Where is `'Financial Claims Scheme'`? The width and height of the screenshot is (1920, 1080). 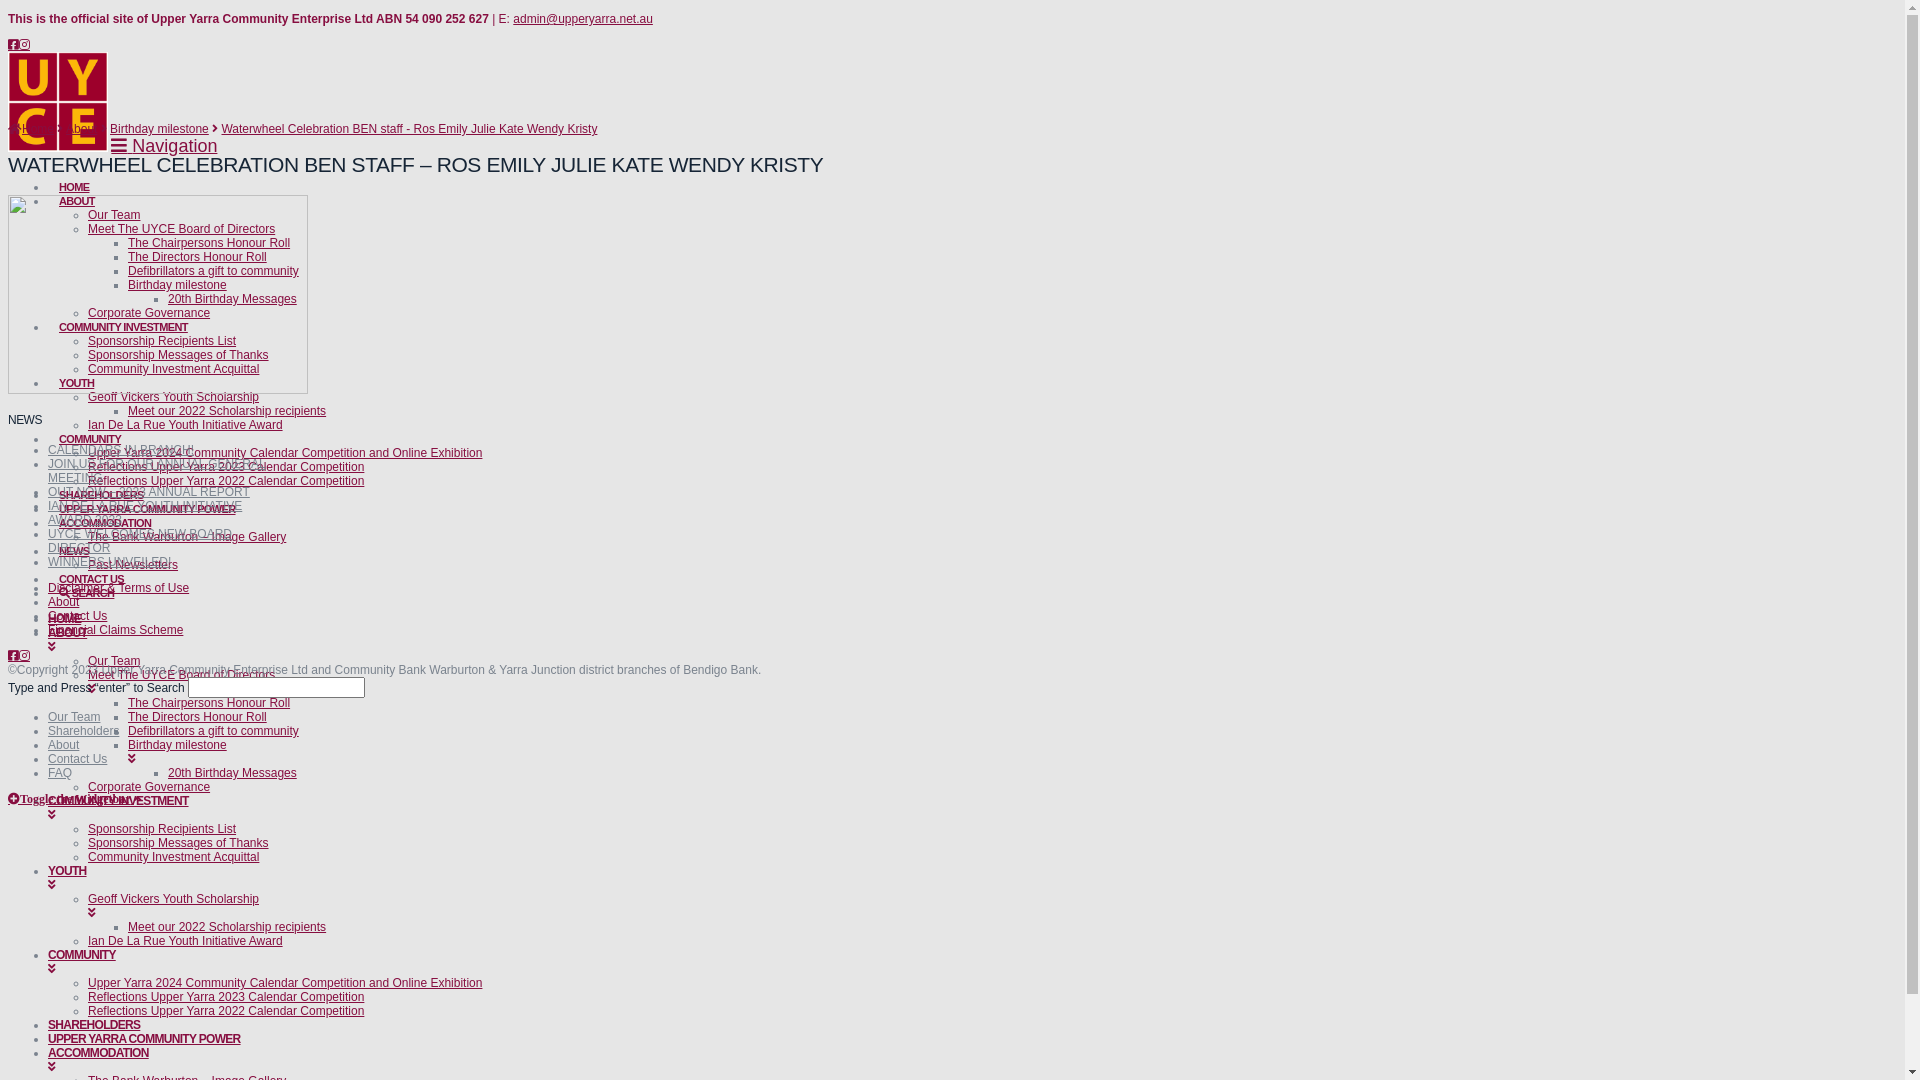 'Financial Claims Scheme' is located at coordinates (114, 628).